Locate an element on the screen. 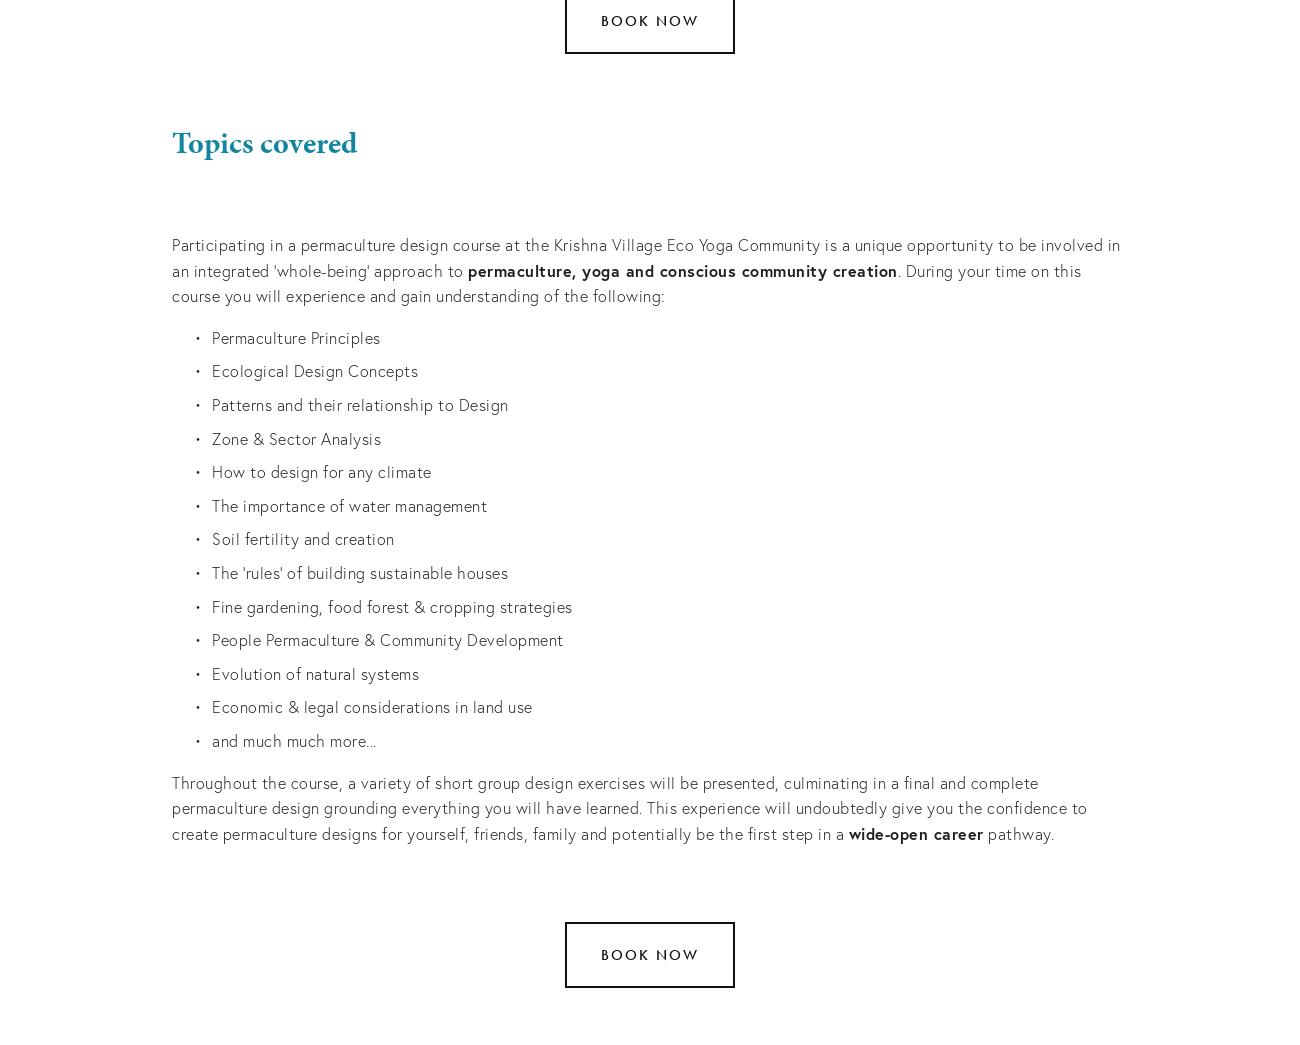  'Patterns and their relationship to Design' is located at coordinates (358, 402).